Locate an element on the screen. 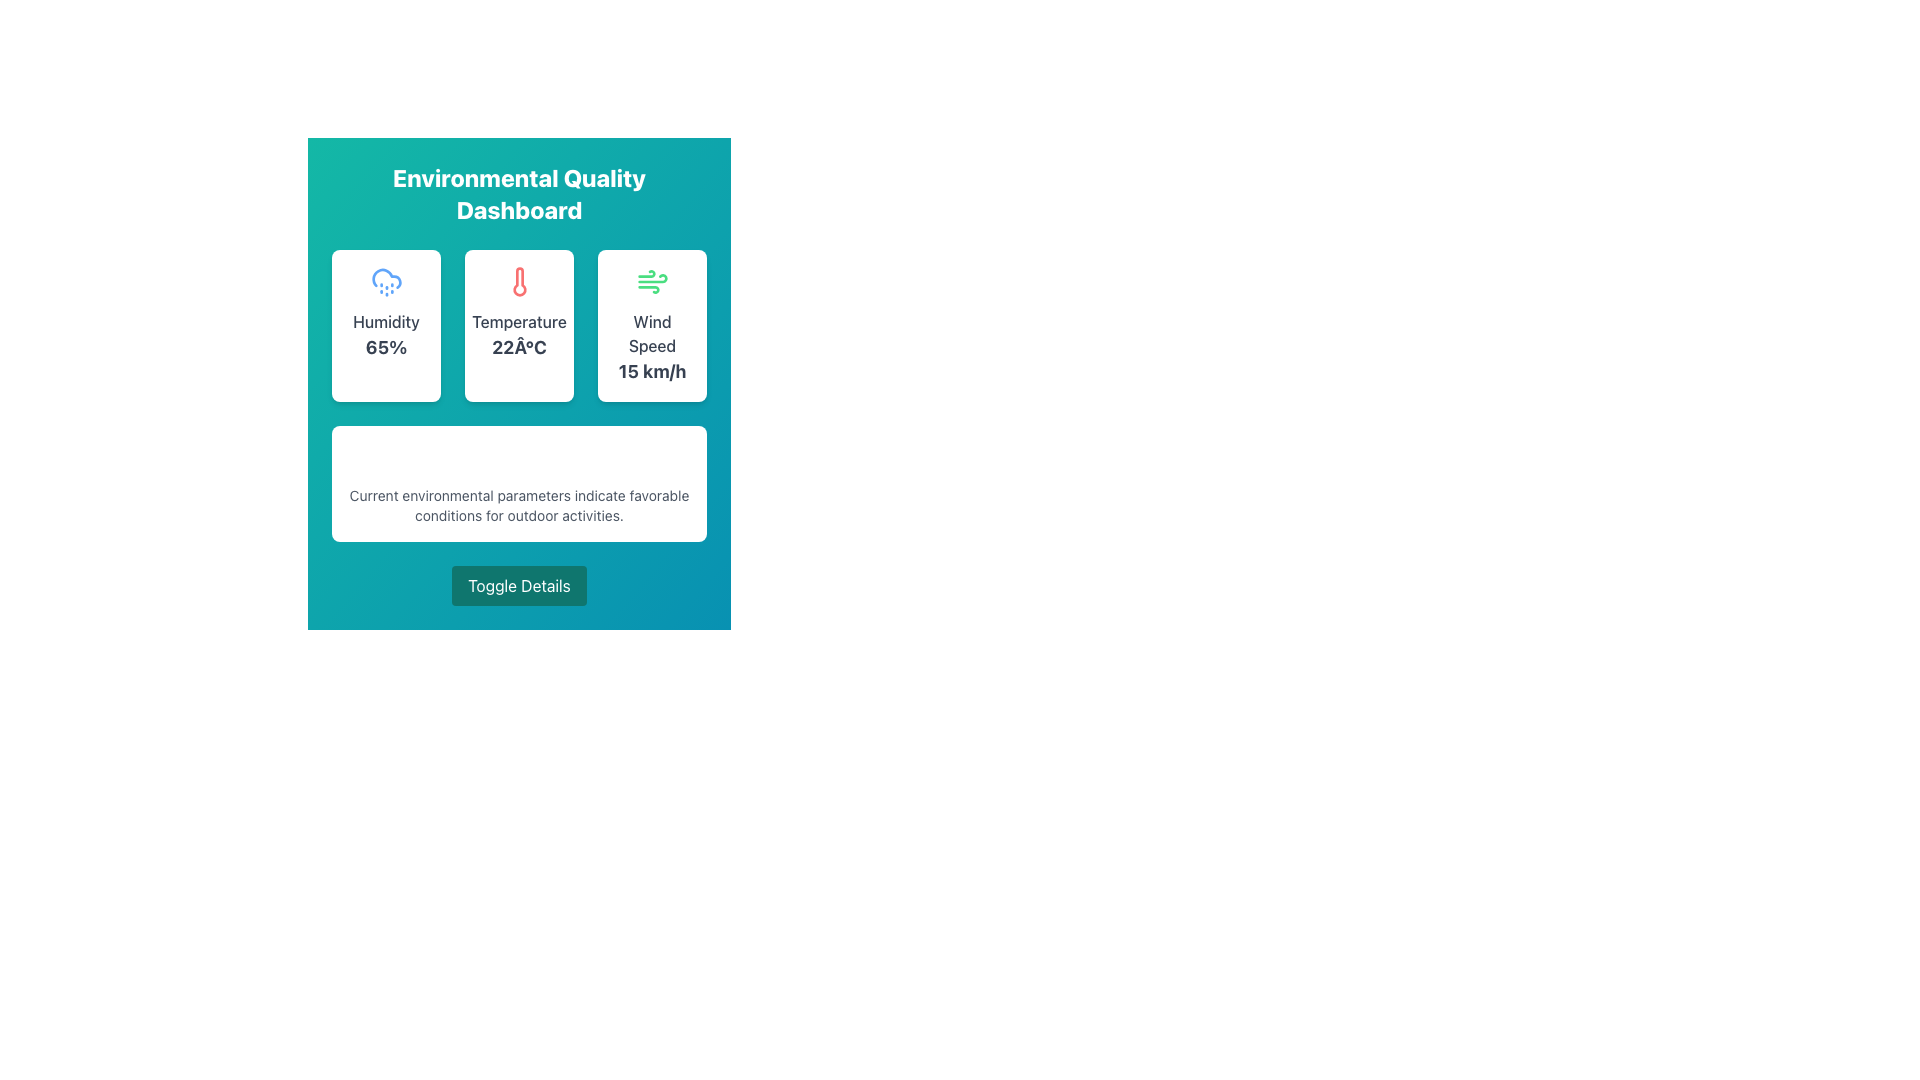 The image size is (1920, 1080). the middle card displaying the current temperature, which is centrally aligned in a three-part grid layout is located at coordinates (519, 325).